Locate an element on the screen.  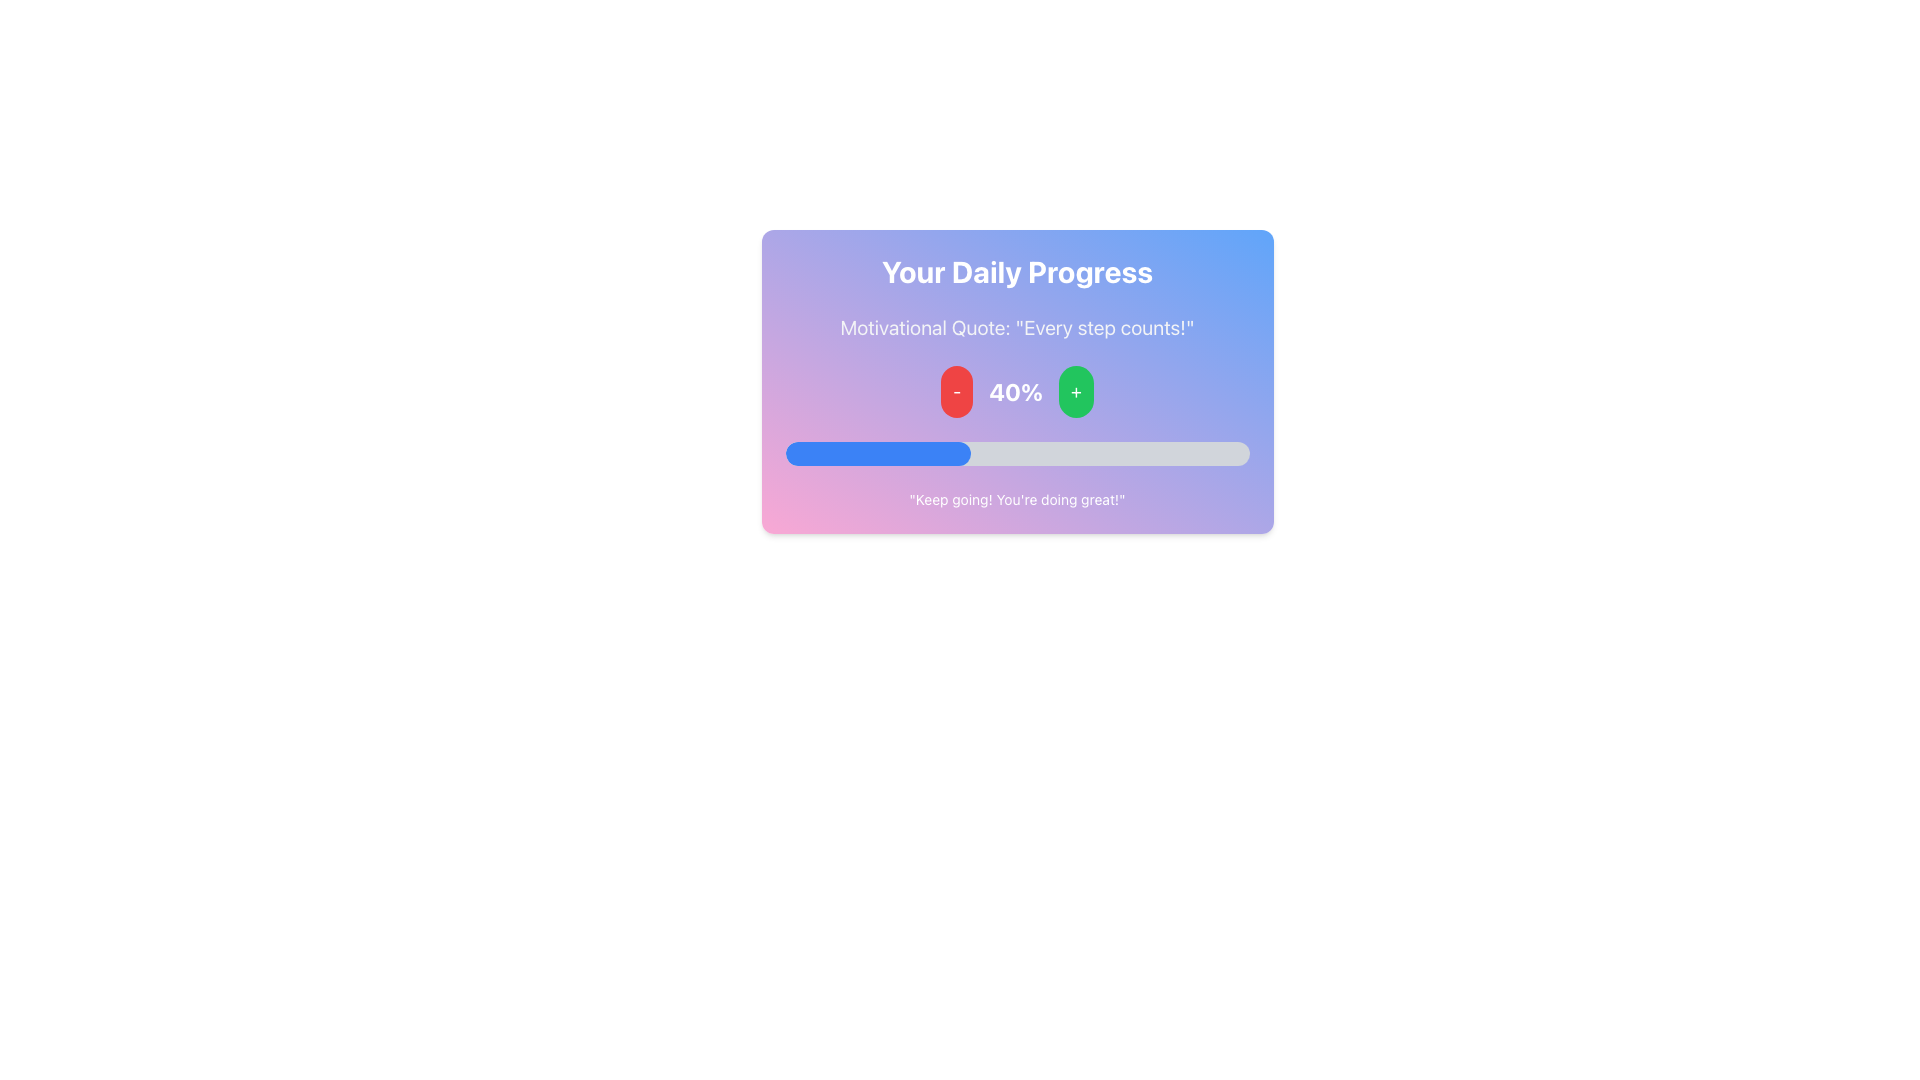
the green circular button with a white plus symbol ('+') located to the right of a text element displaying '40%' and to the right of a red circular button with a minus ('-') symbol is located at coordinates (1075, 392).